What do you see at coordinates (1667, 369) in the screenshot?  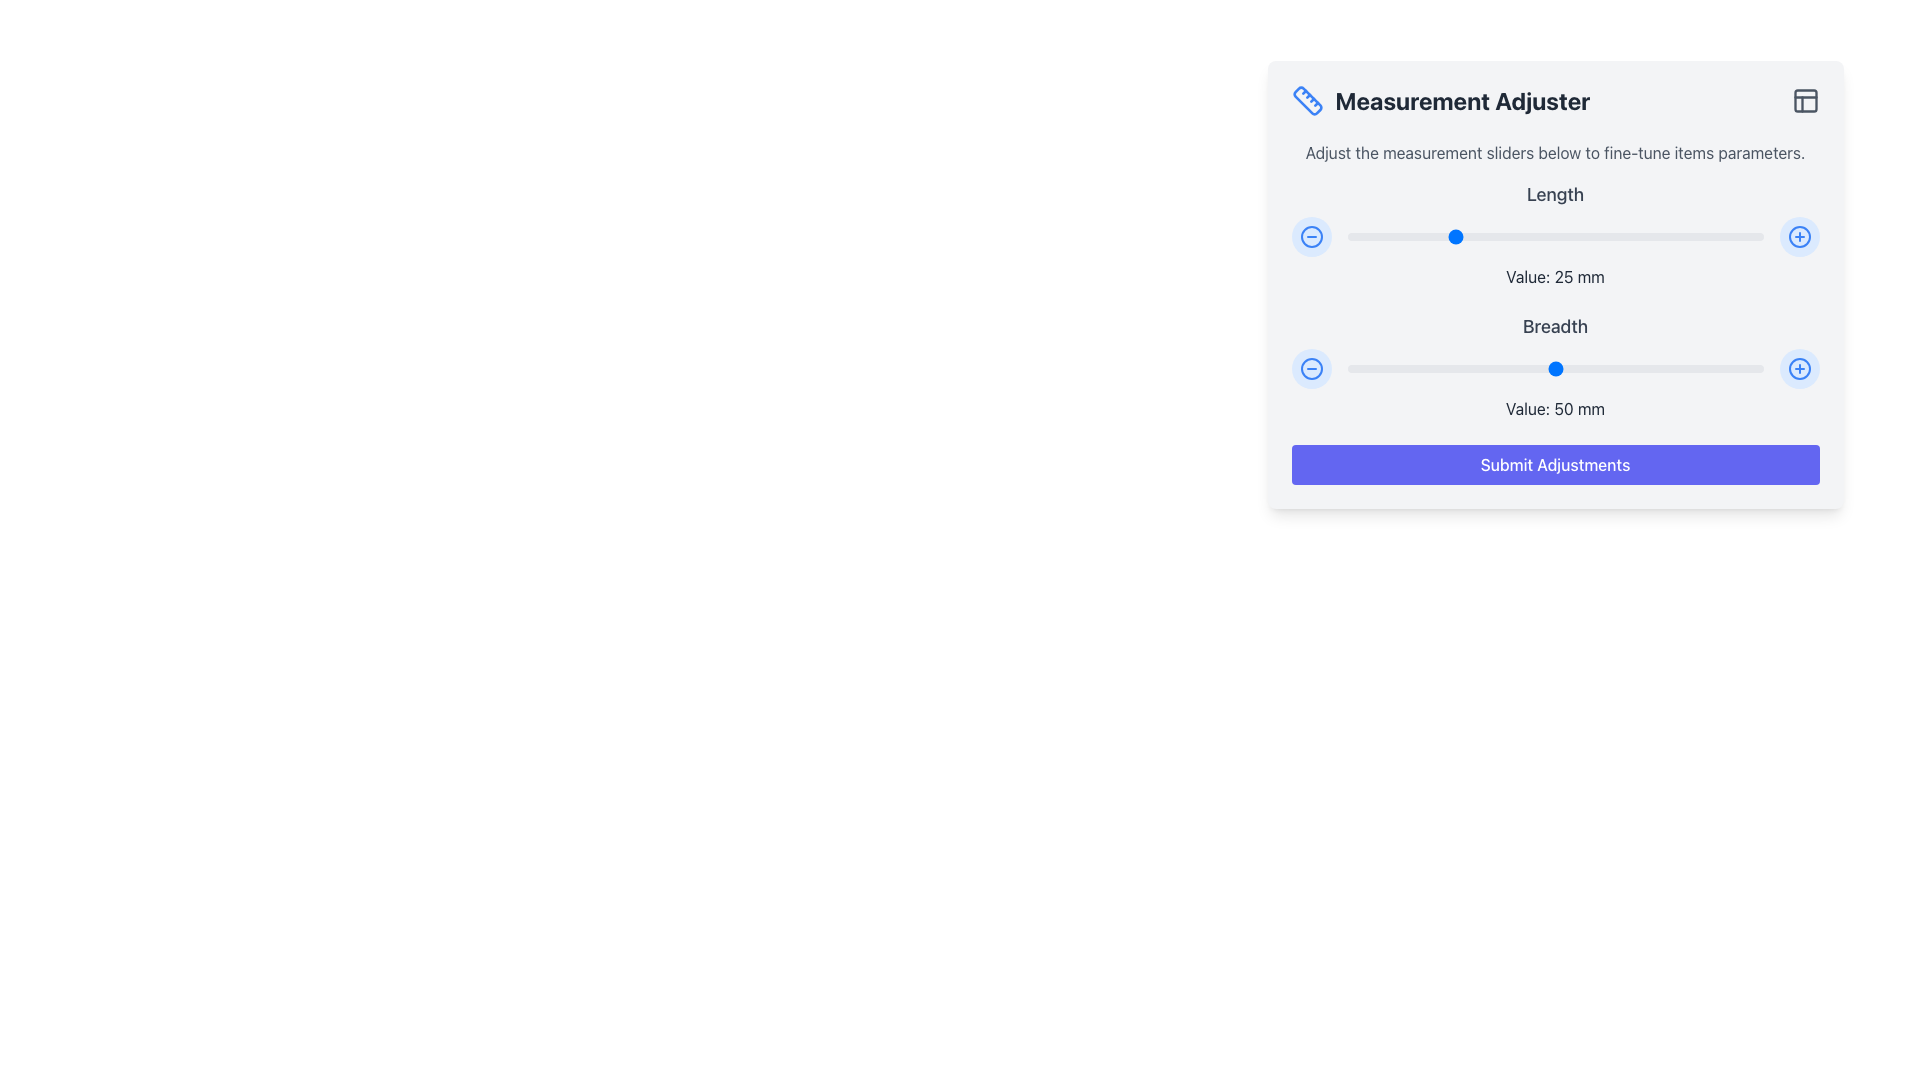 I see `the breadth` at bounding box center [1667, 369].